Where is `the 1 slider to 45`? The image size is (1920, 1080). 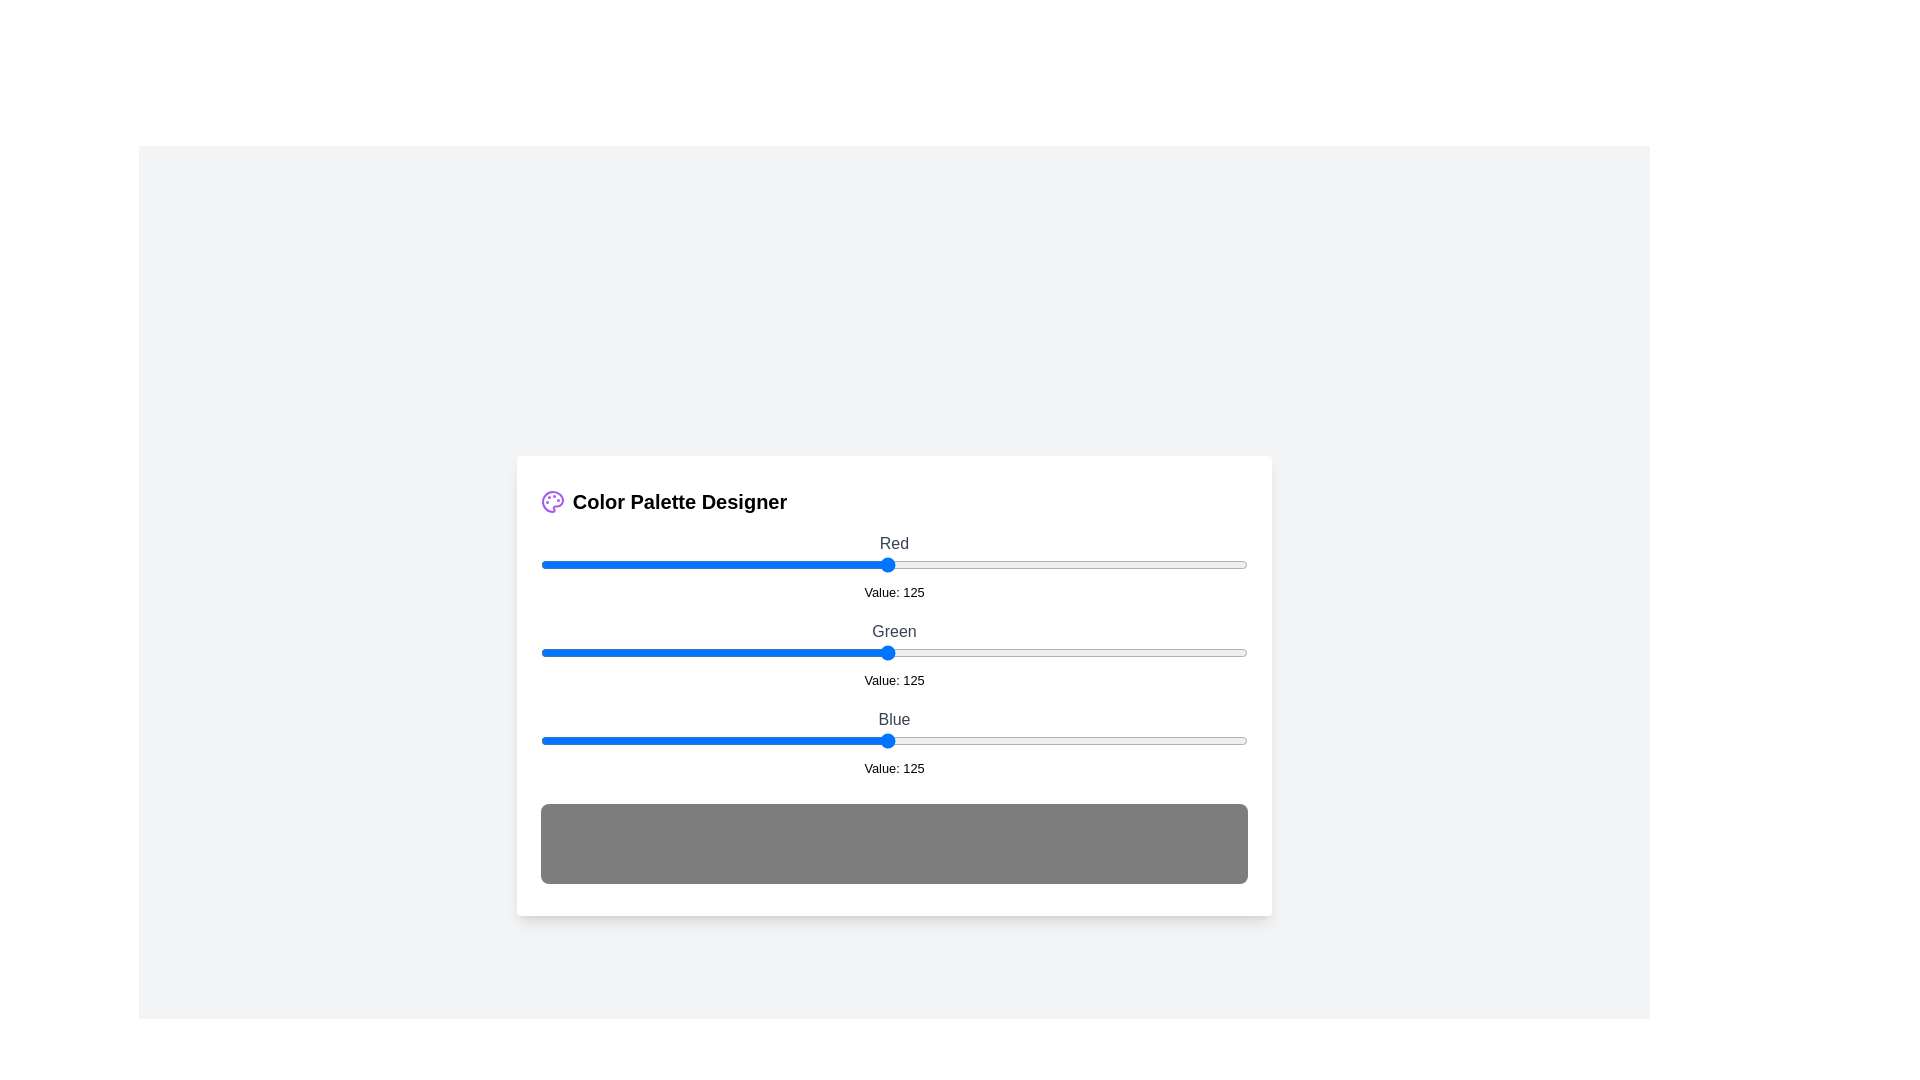
the 1 slider to 45 is located at coordinates (665, 652).